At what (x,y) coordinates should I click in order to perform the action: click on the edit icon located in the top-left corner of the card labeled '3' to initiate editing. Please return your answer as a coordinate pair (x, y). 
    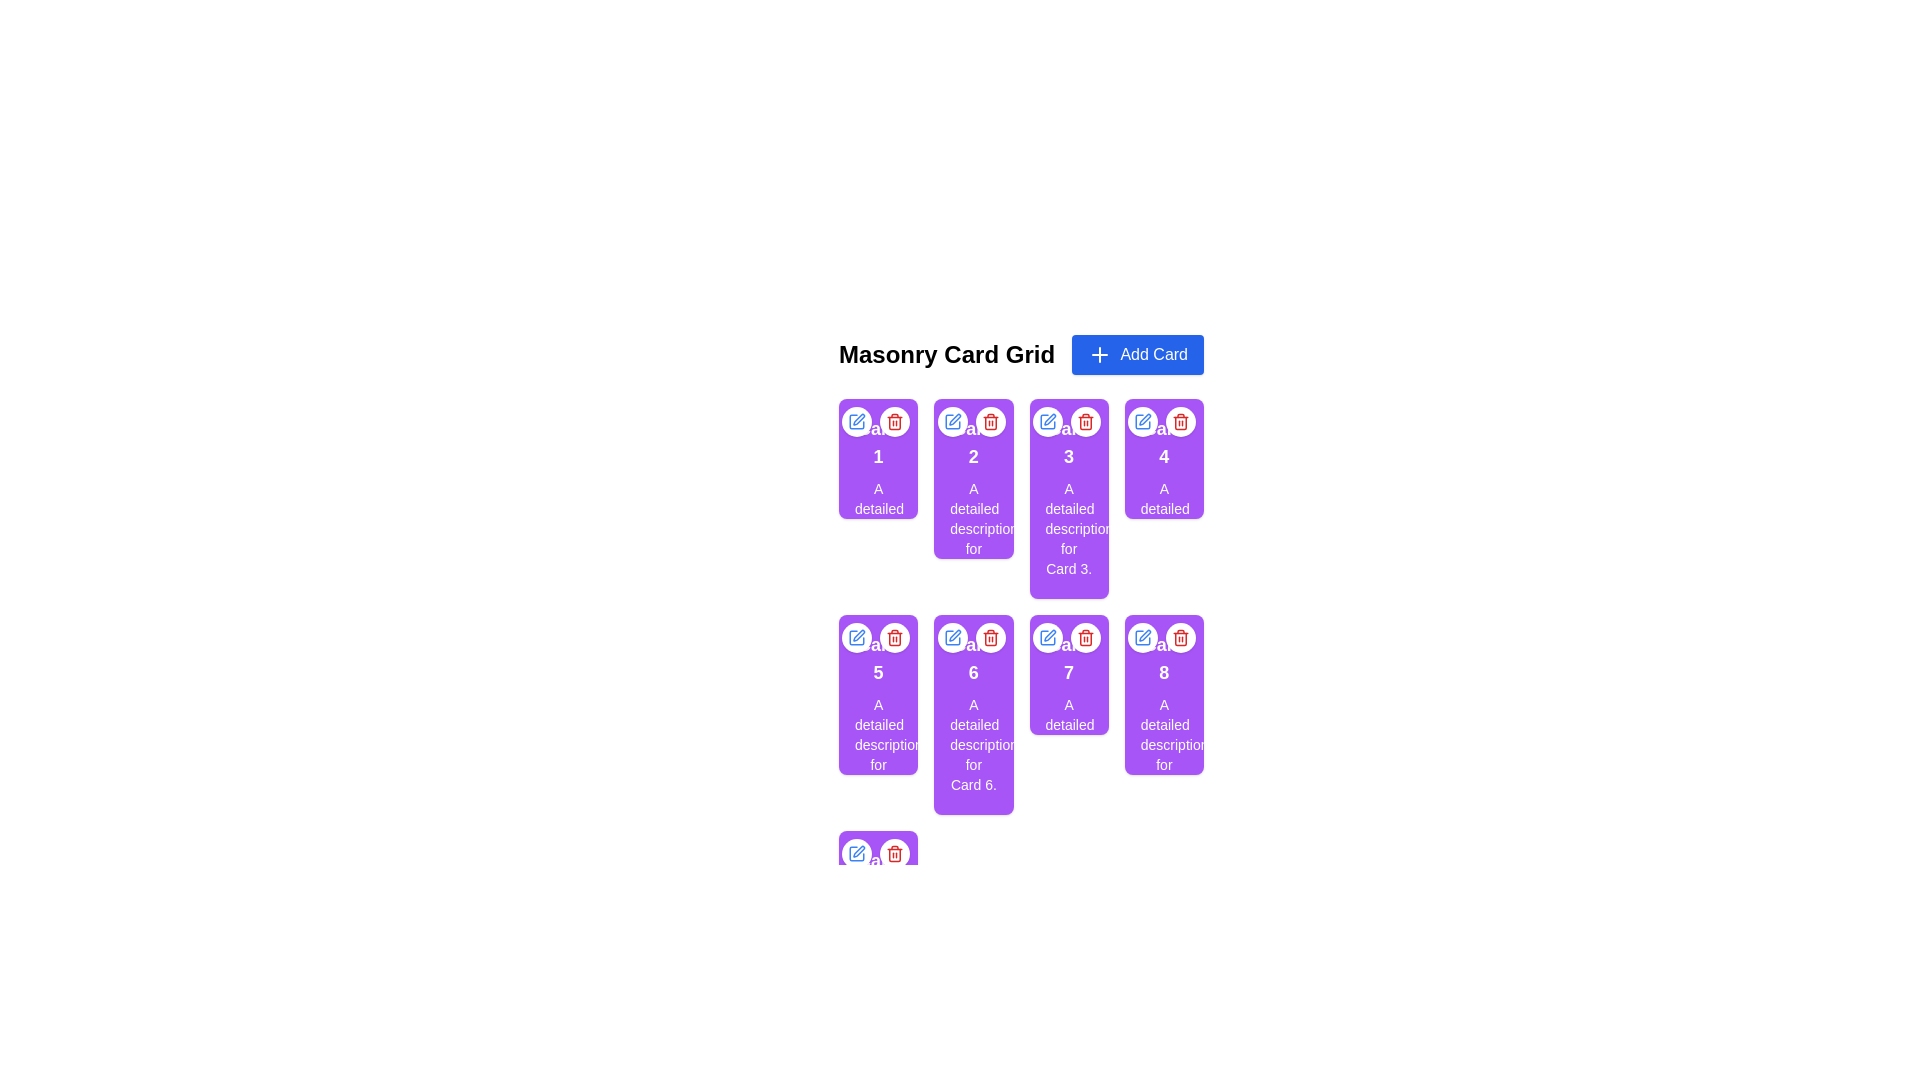
    Looking at the image, I should click on (1046, 420).